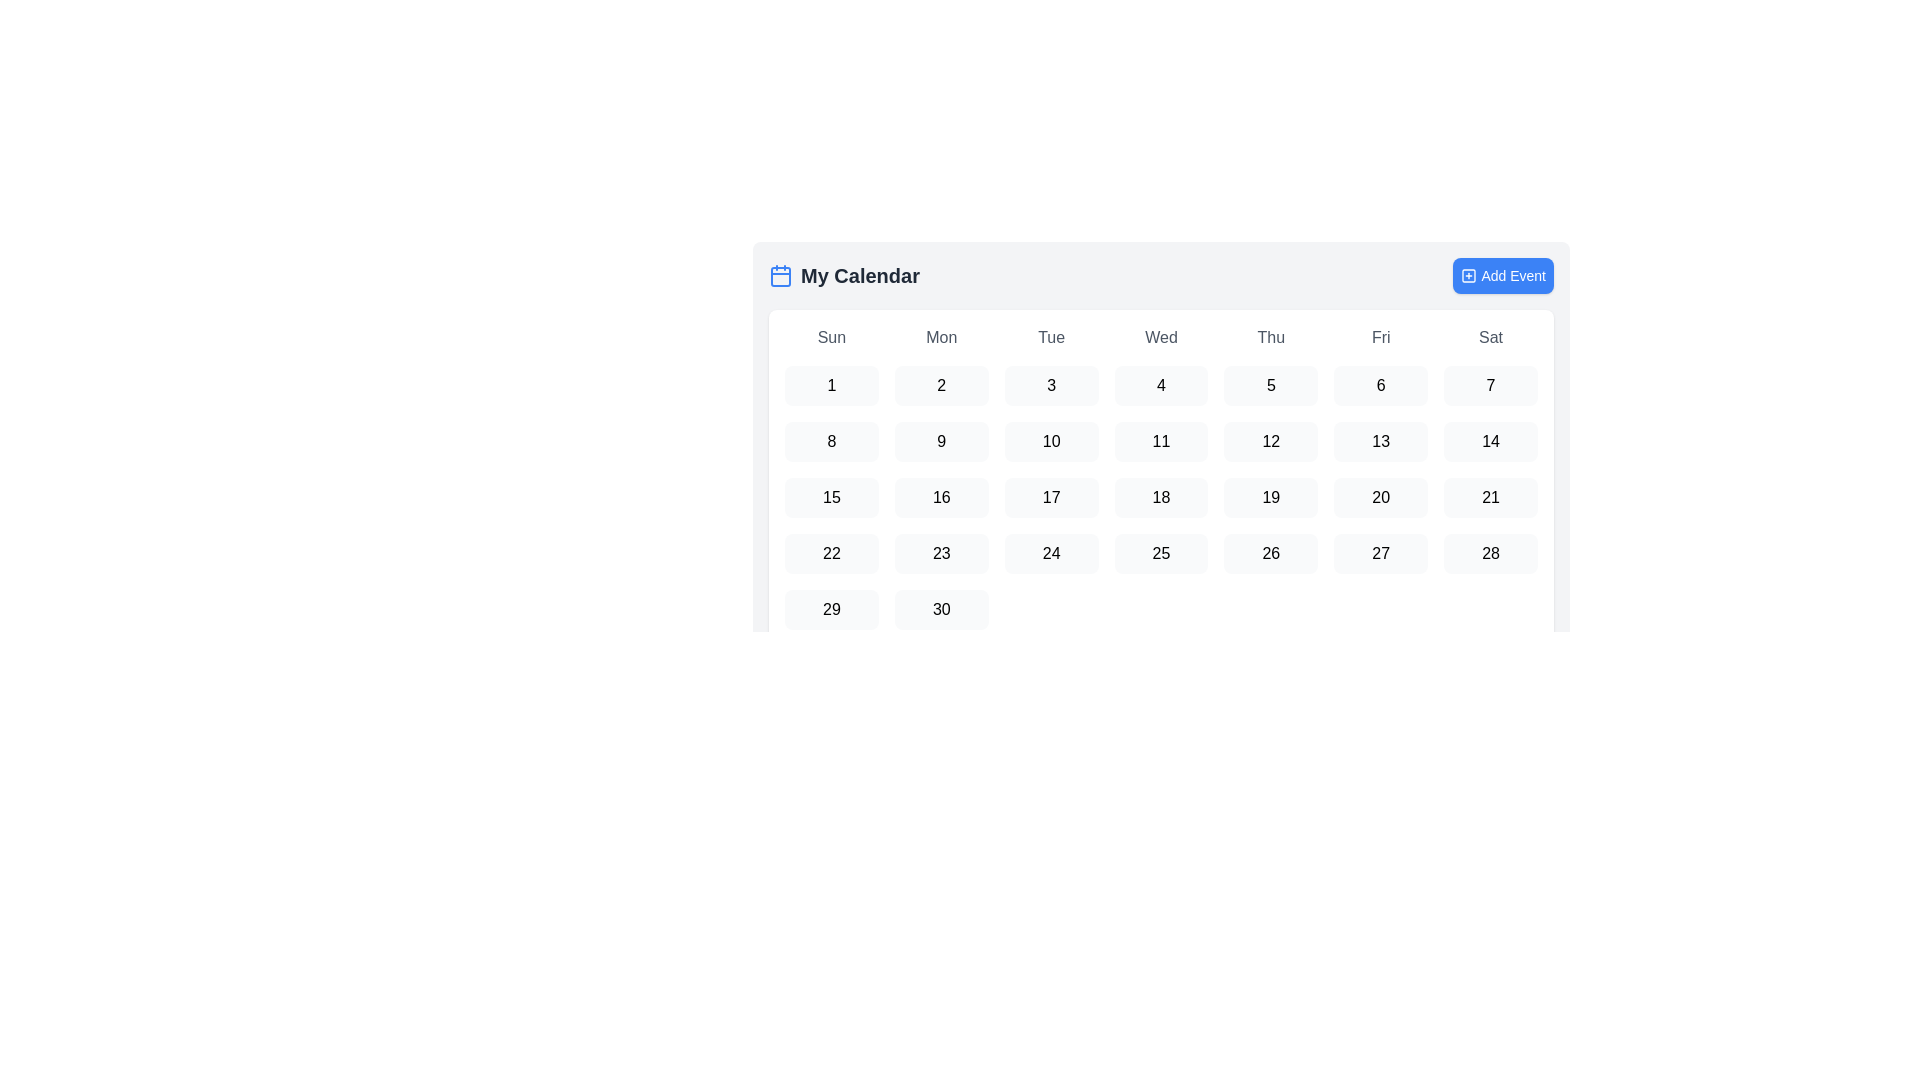  What do you see at coordinates (940, 385) in the screenshot?
I see `the calendar cell representing the second day of the month, located under 'Mon'` at bounding box center [940, 385].